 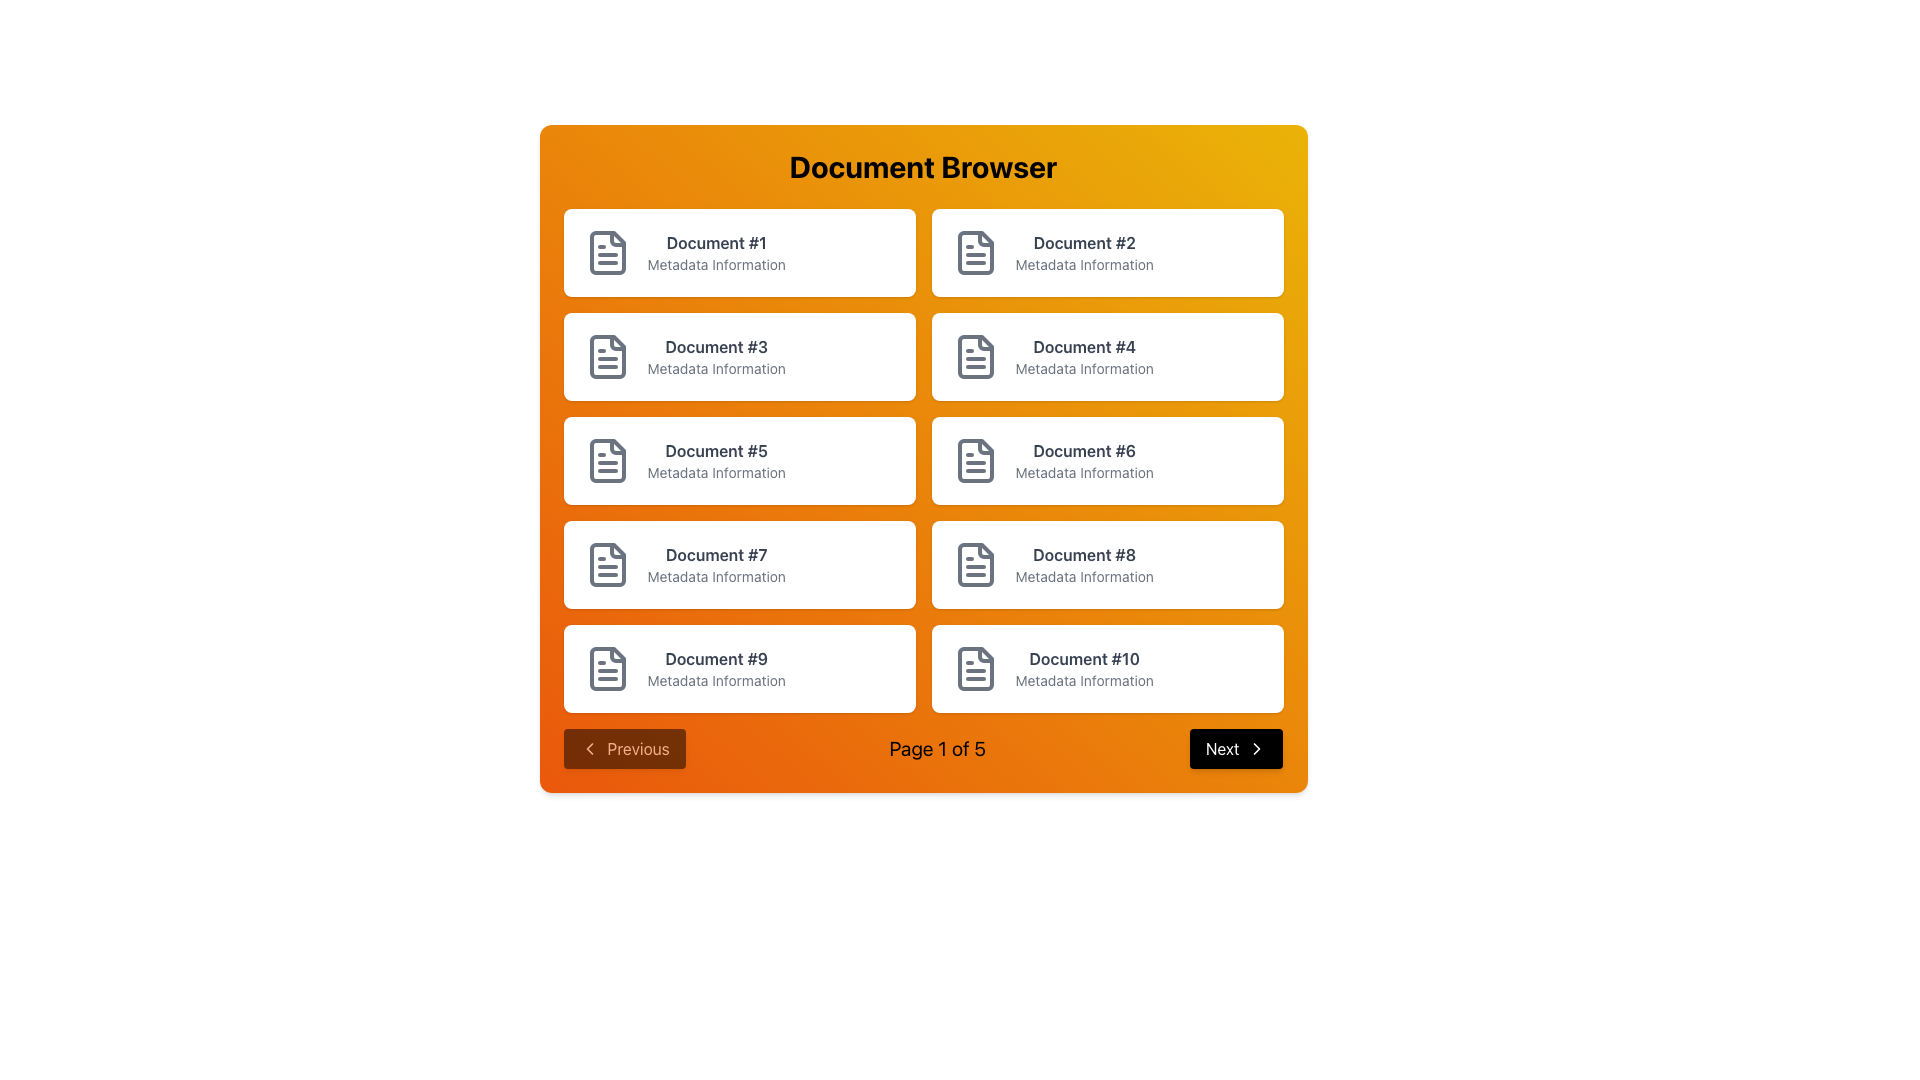 I want to click on the gray document icon with a folded top corner located in the 'Document #3 Metadata Information' box, positioned in the first column of the second row in the grid layout, so click(x=606, y=356).